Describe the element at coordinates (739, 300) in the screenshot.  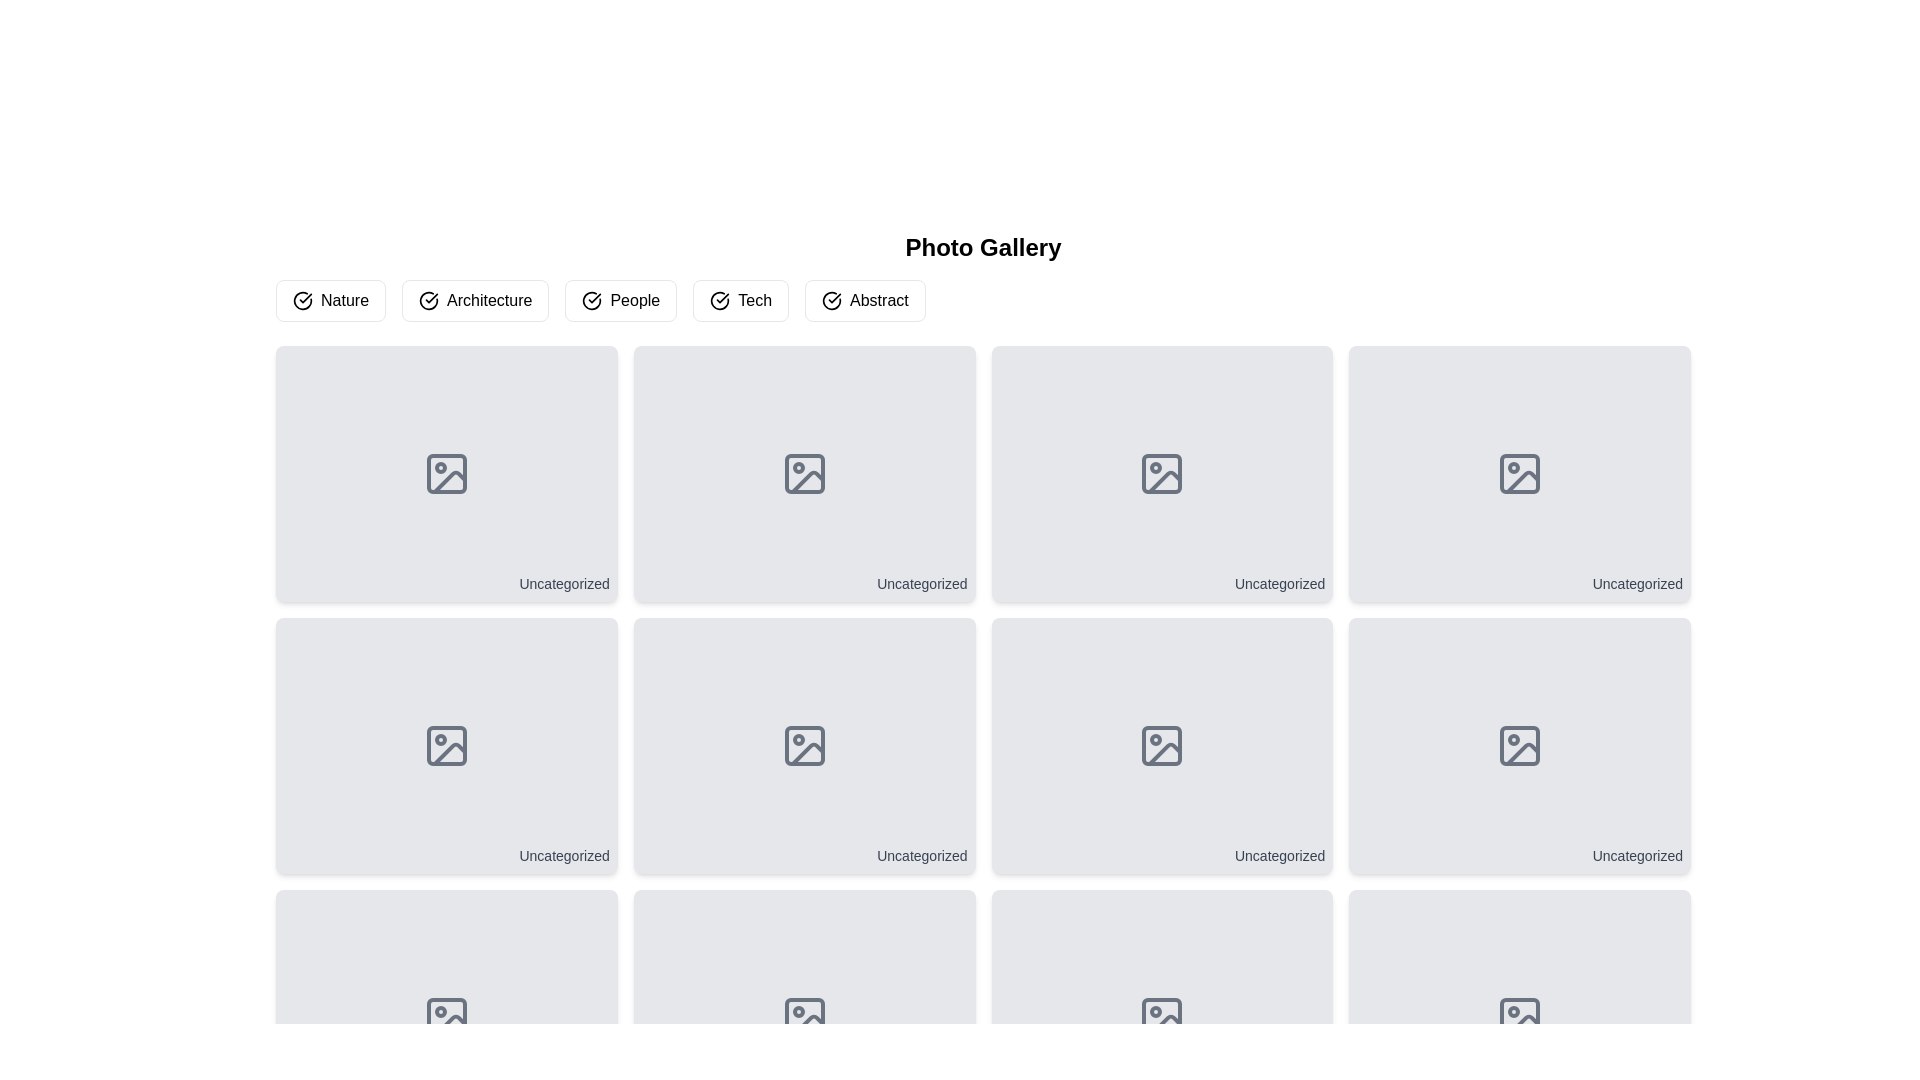
I see `the 'Tech' filter button located in the fourth position from the left under the 'Photo Gallery' heading to apply the filter` at that location.